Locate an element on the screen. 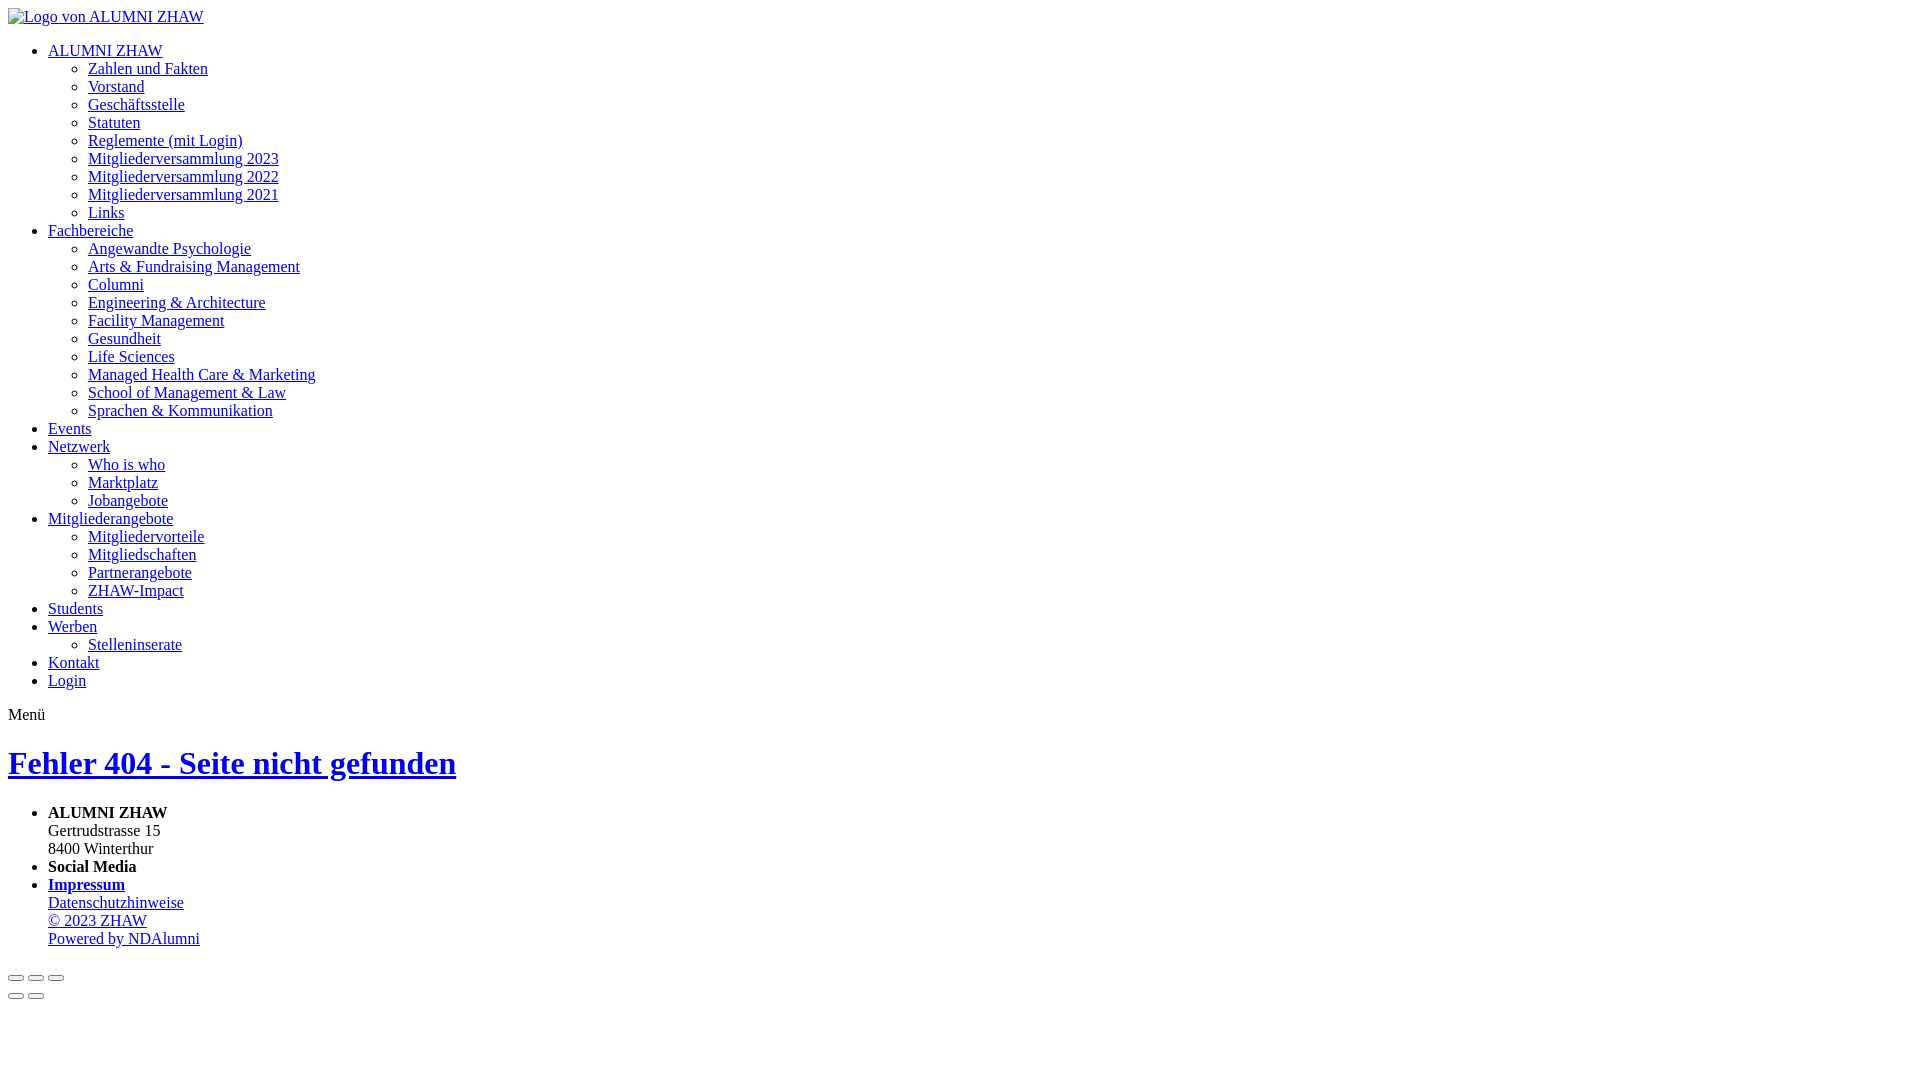  'Mitgliederangebote' is located at coordinates (109, 517).